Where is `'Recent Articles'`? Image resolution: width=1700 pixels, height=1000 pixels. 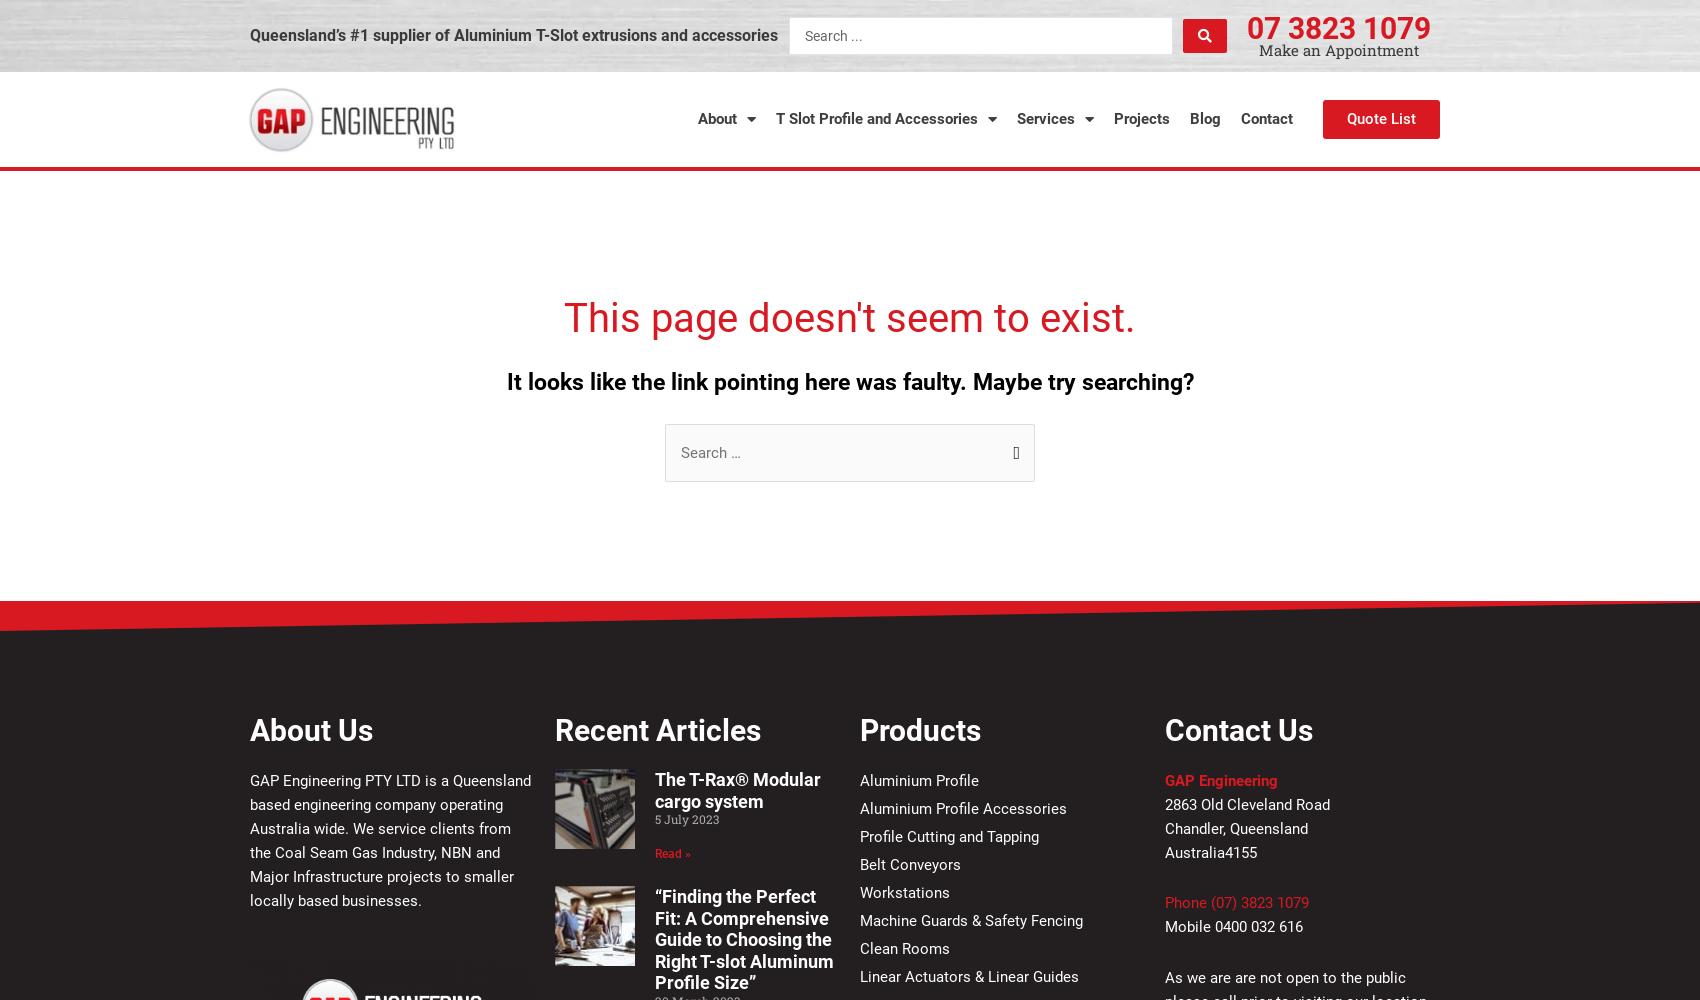
'Recent Articles' is located at coordinates (554, 728).